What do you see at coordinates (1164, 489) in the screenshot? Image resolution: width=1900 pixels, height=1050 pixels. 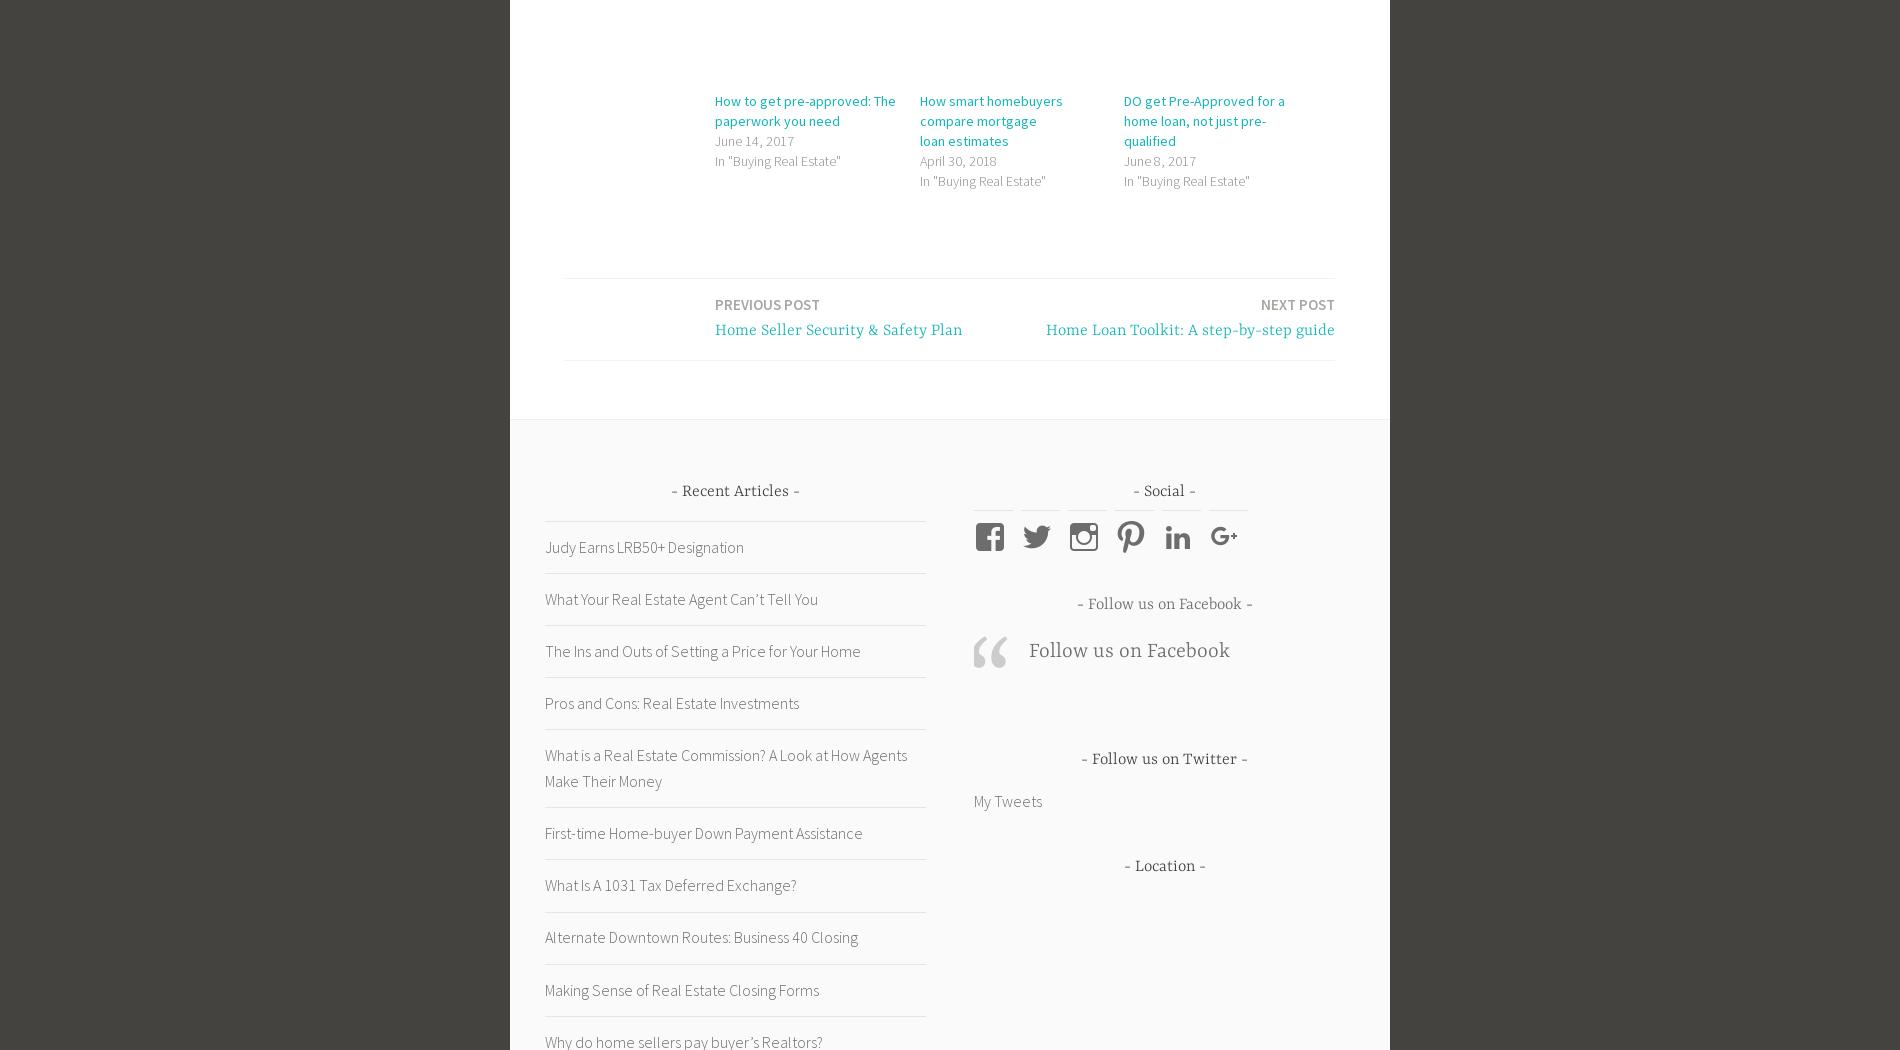 I see `'Social'` at bounding box center [1164, 489].